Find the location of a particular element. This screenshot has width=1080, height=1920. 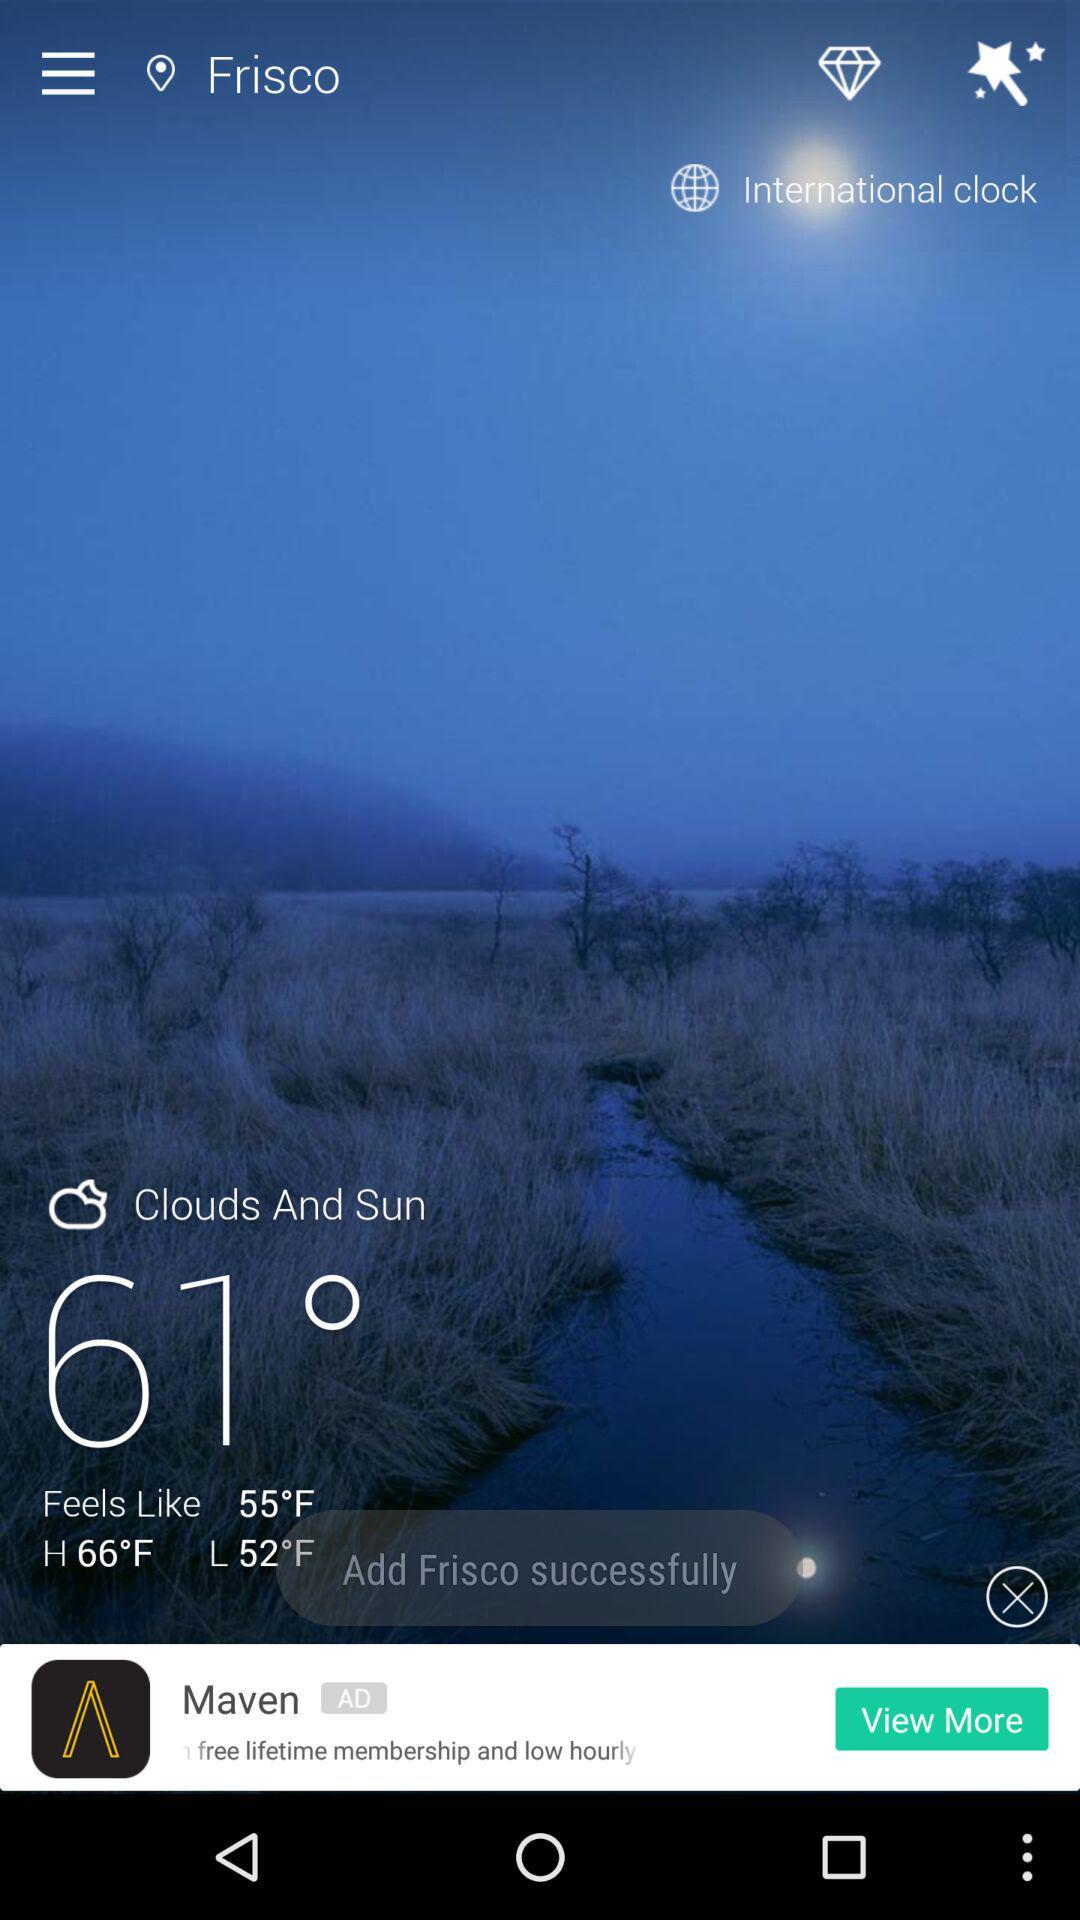

the menu icon is located at coordinates (72, 78).